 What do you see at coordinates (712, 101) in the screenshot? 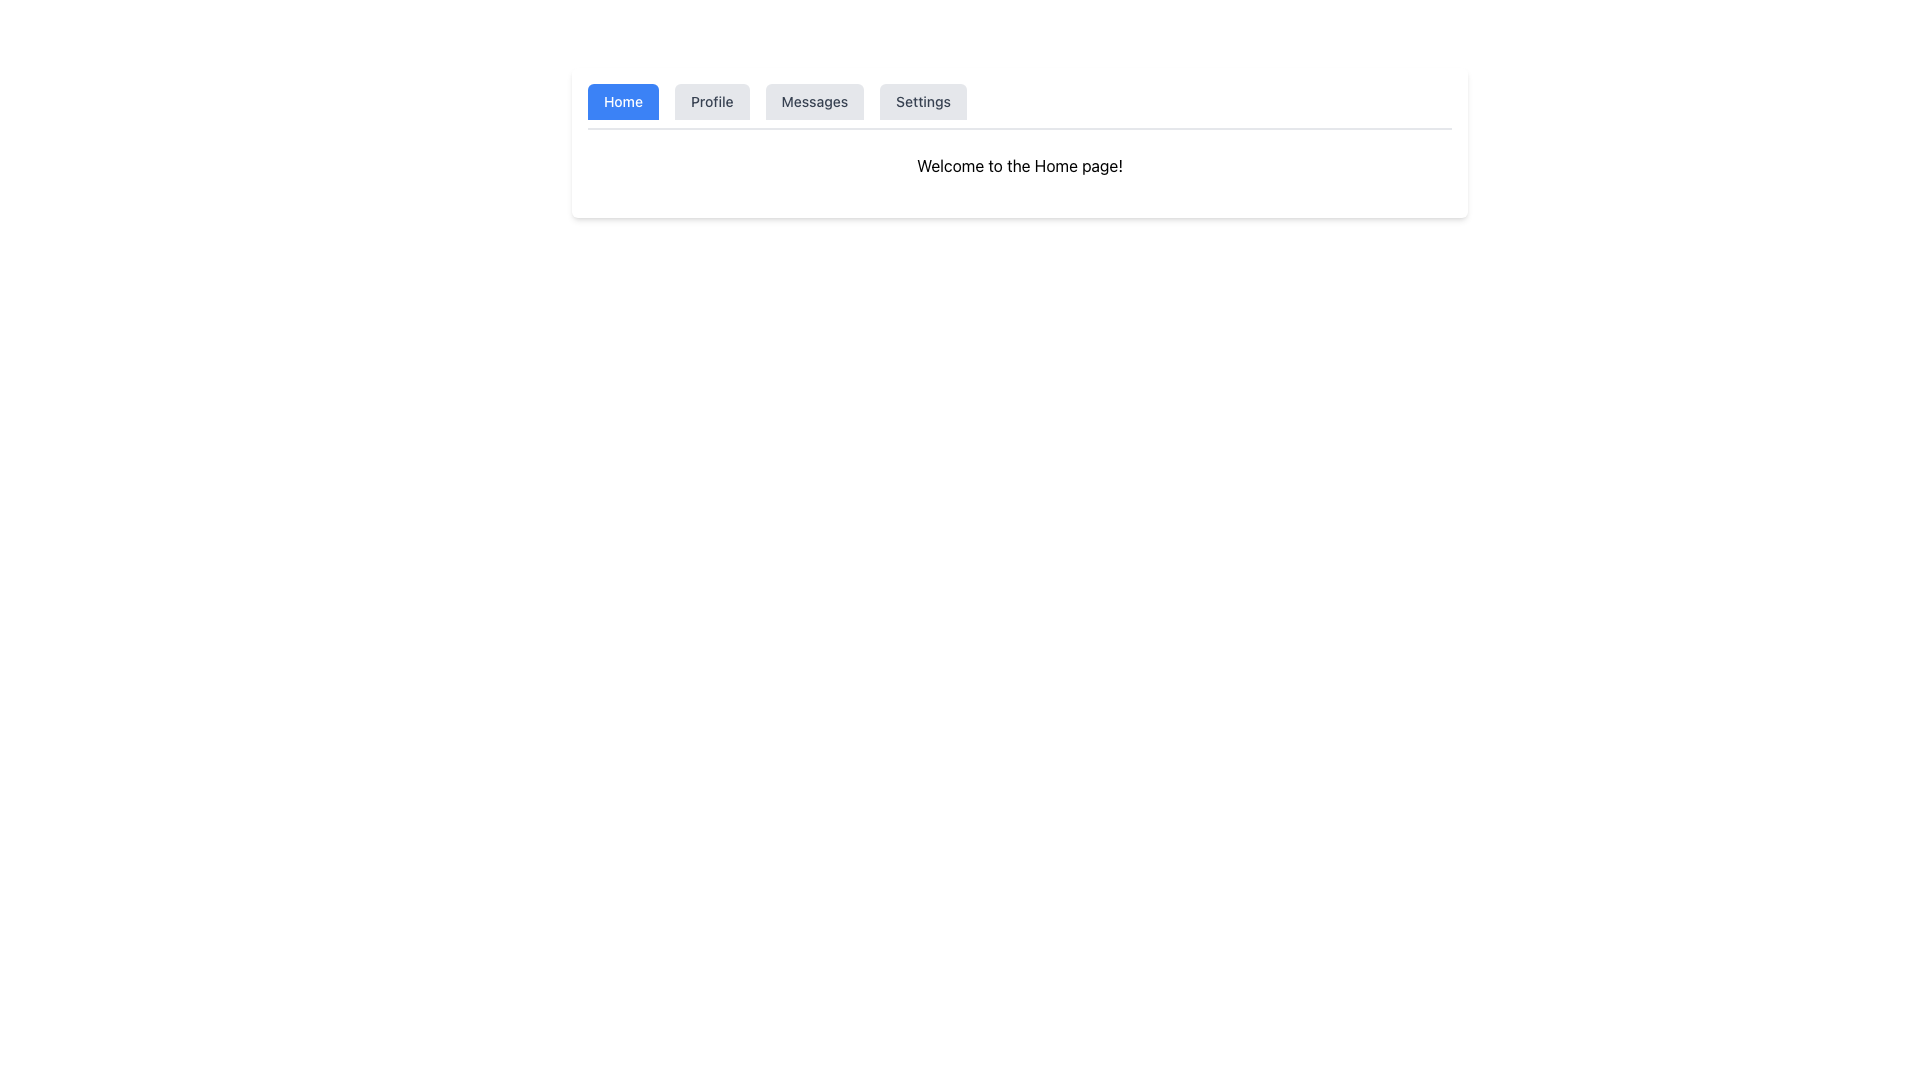
I see `the 'Profile' button, which is a rectangular button with a light gray background and dark gray, center-aligned text` at bounding box center [712, 101].